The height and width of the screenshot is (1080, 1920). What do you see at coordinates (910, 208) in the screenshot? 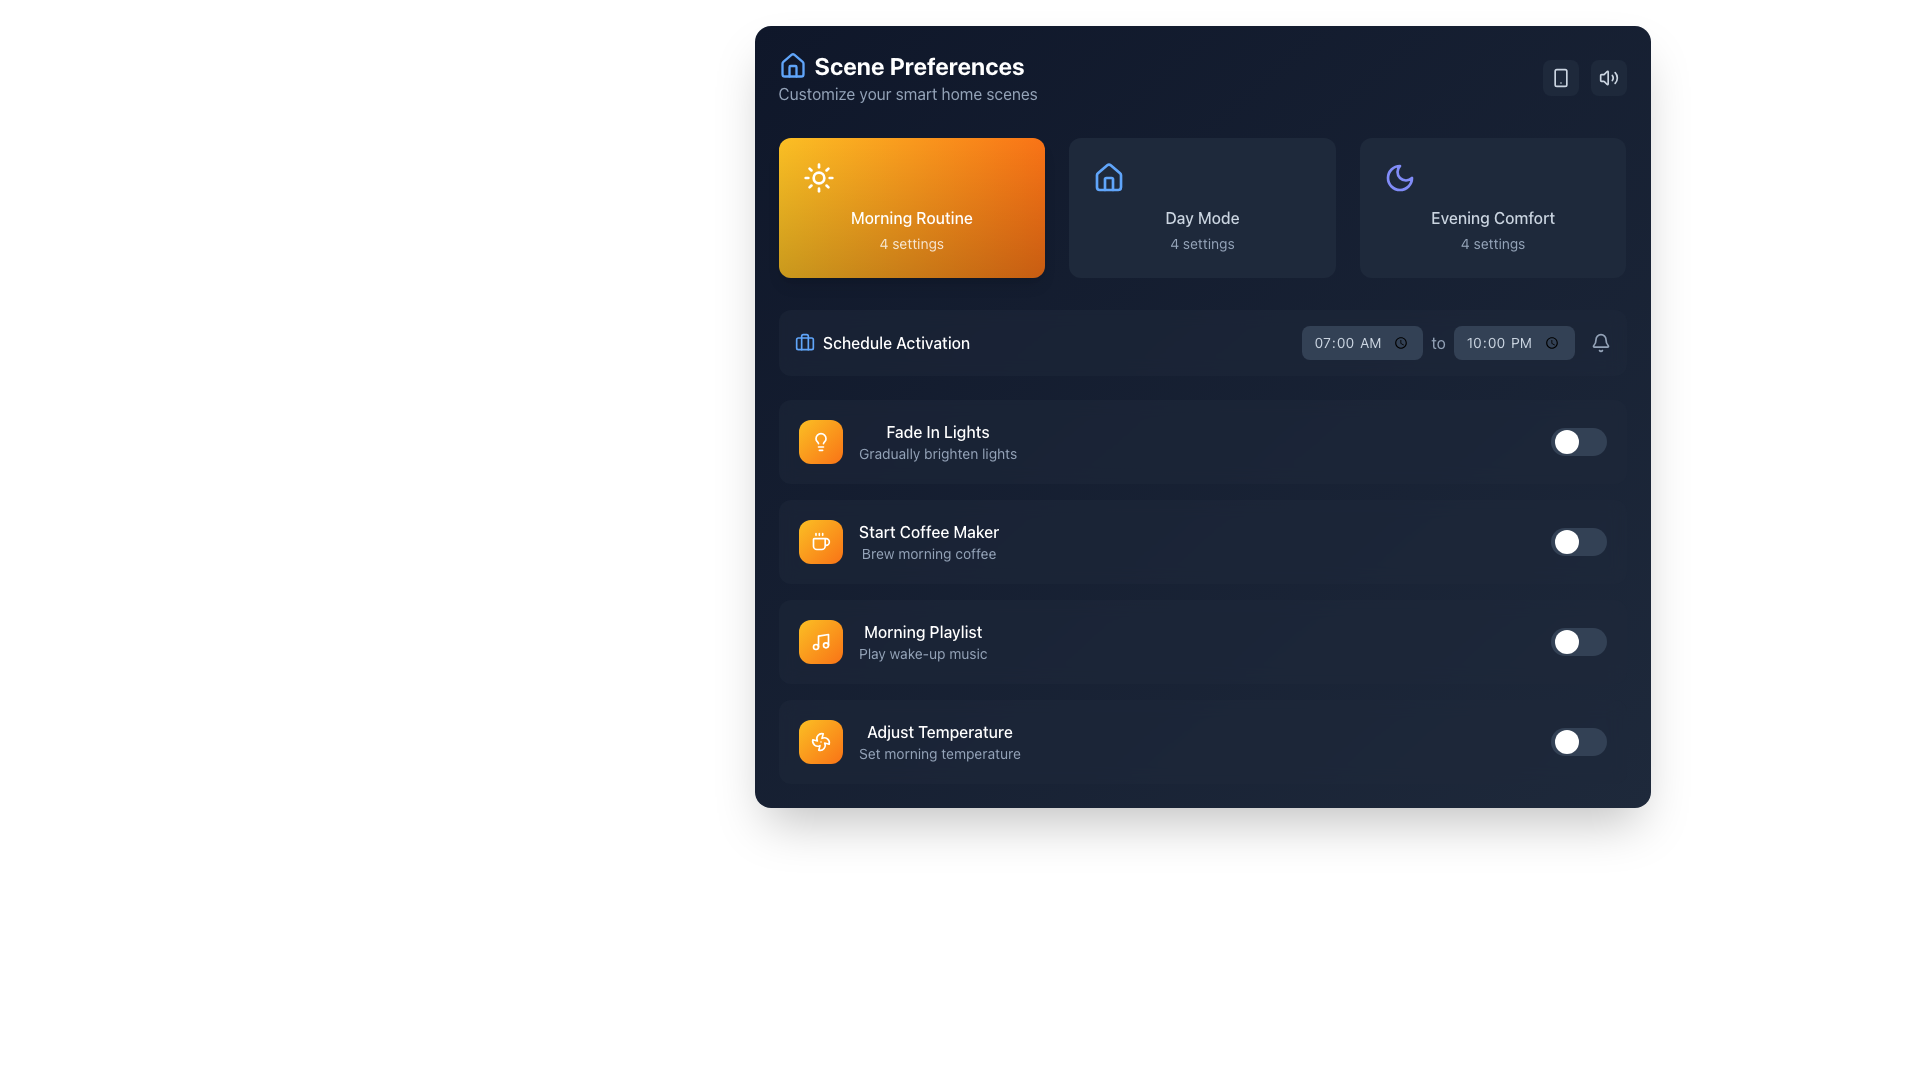
I see `the rectangular button labeled 'Morning Routine' with a gradient background transitioning from amber to orange` at bounding box center [910, 208].